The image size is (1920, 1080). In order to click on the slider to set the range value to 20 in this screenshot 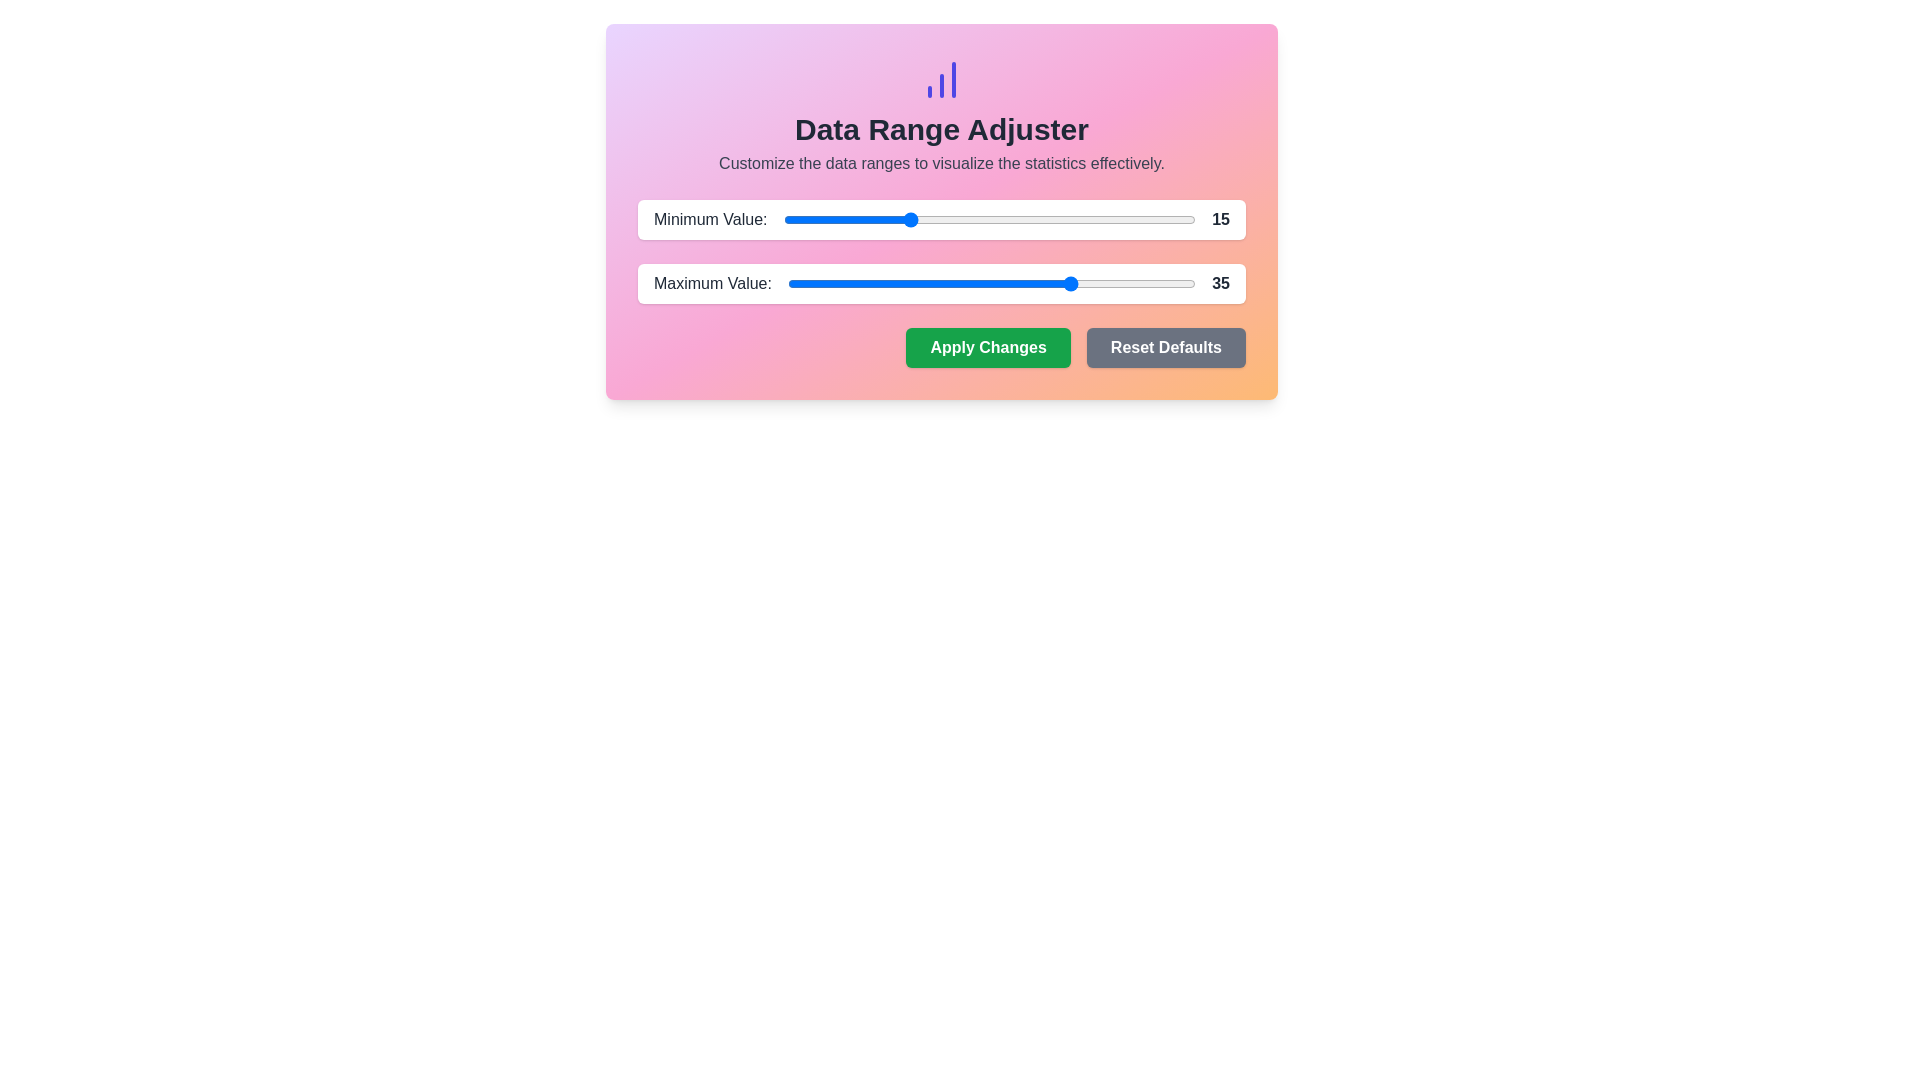, I will do `click(947, 219)`.